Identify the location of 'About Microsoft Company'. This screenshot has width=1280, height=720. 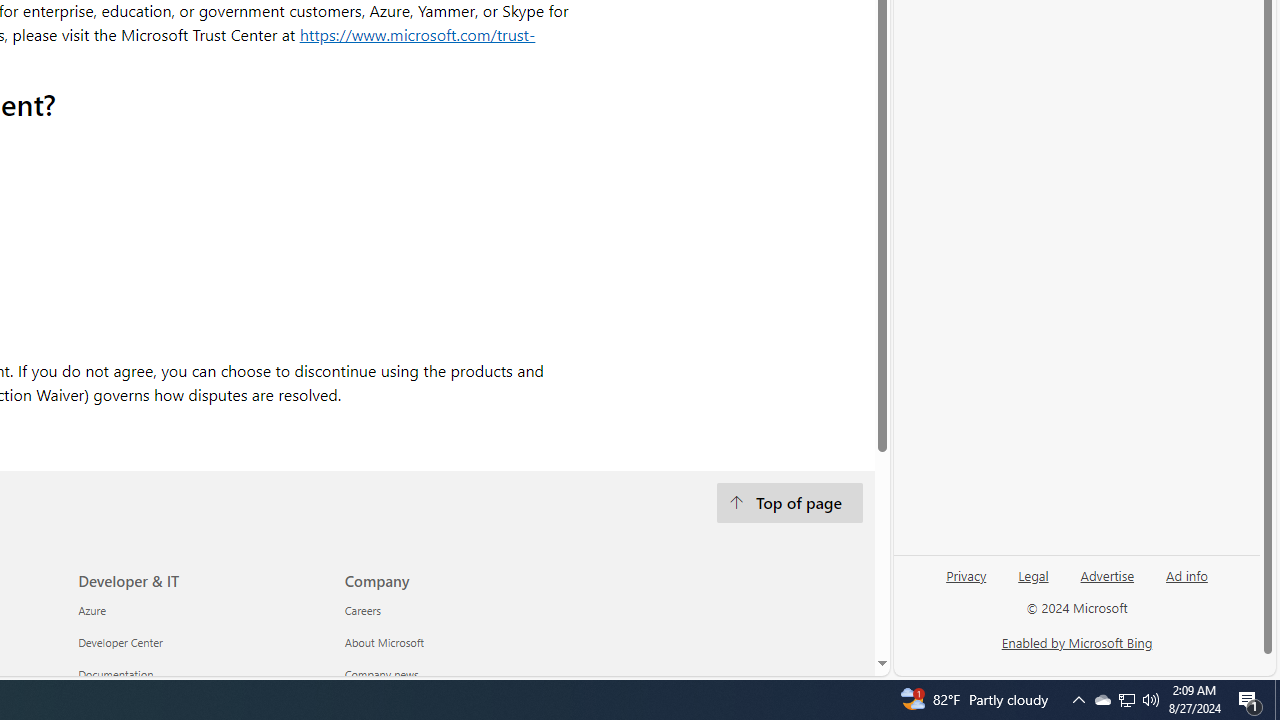
(384, 642).